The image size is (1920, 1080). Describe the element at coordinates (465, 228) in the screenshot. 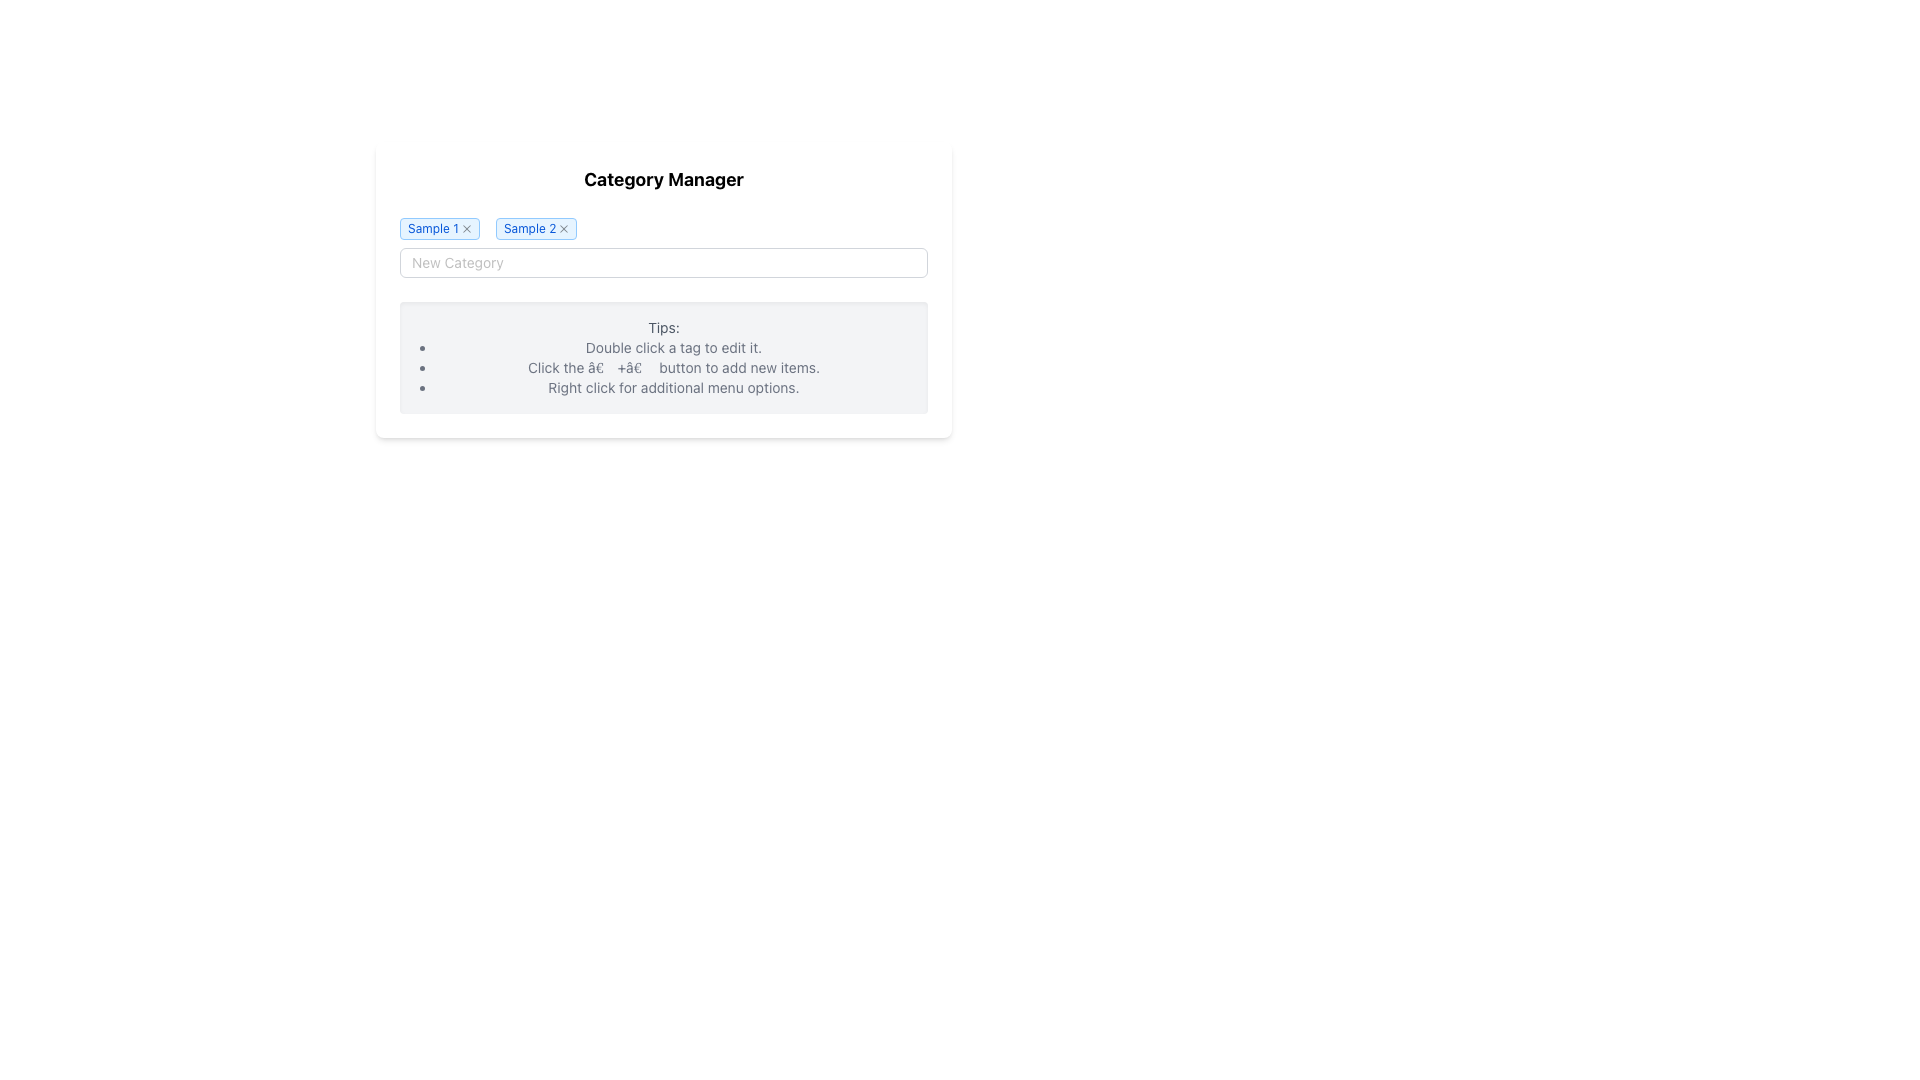

I see `the Close button icon located to the far right inside the 'Sample 1' tag` at that location.